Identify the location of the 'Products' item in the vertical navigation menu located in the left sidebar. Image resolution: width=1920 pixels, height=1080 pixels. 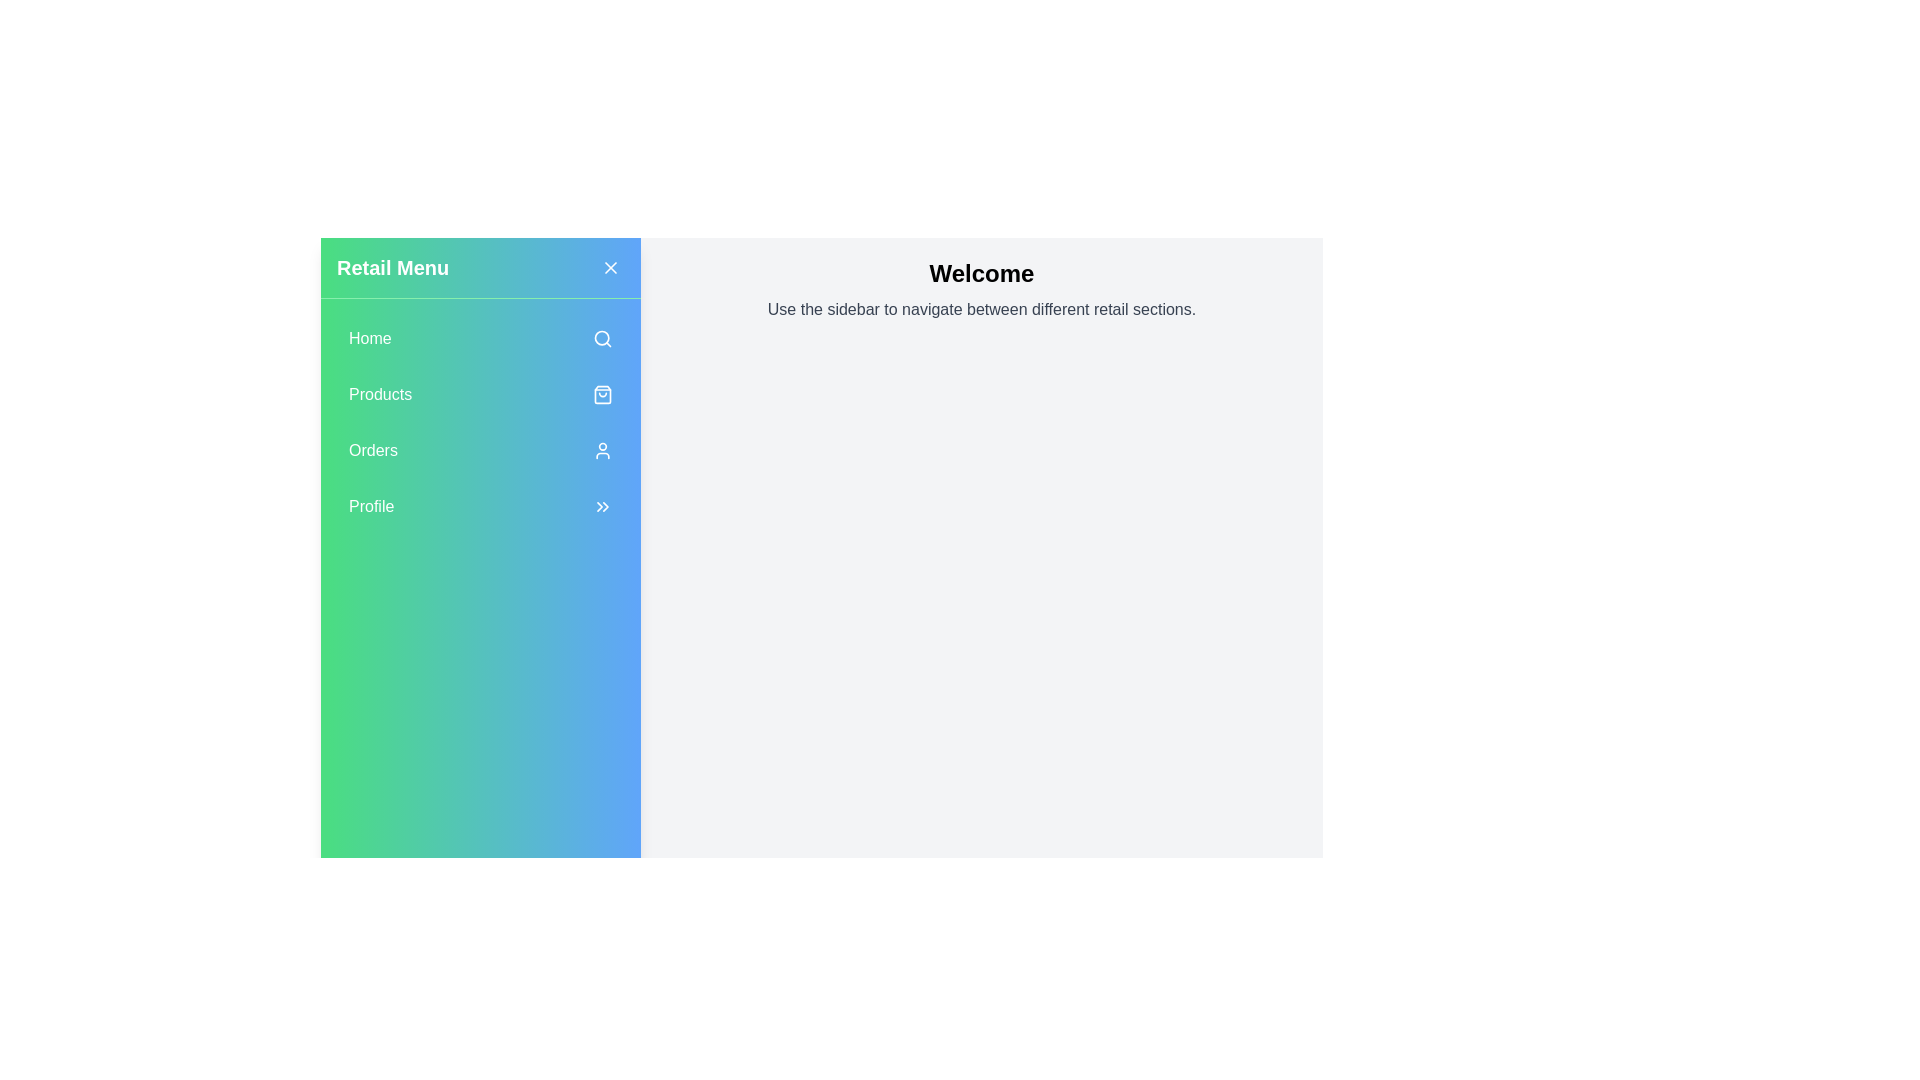
(480, 426).